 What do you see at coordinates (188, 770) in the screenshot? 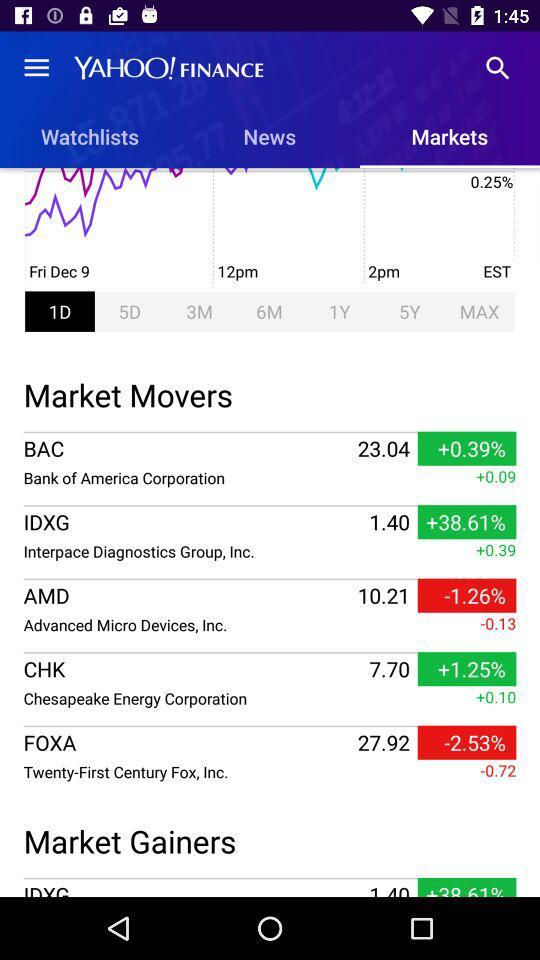
I see `the twenty first century` at bounding box center [188, 770].